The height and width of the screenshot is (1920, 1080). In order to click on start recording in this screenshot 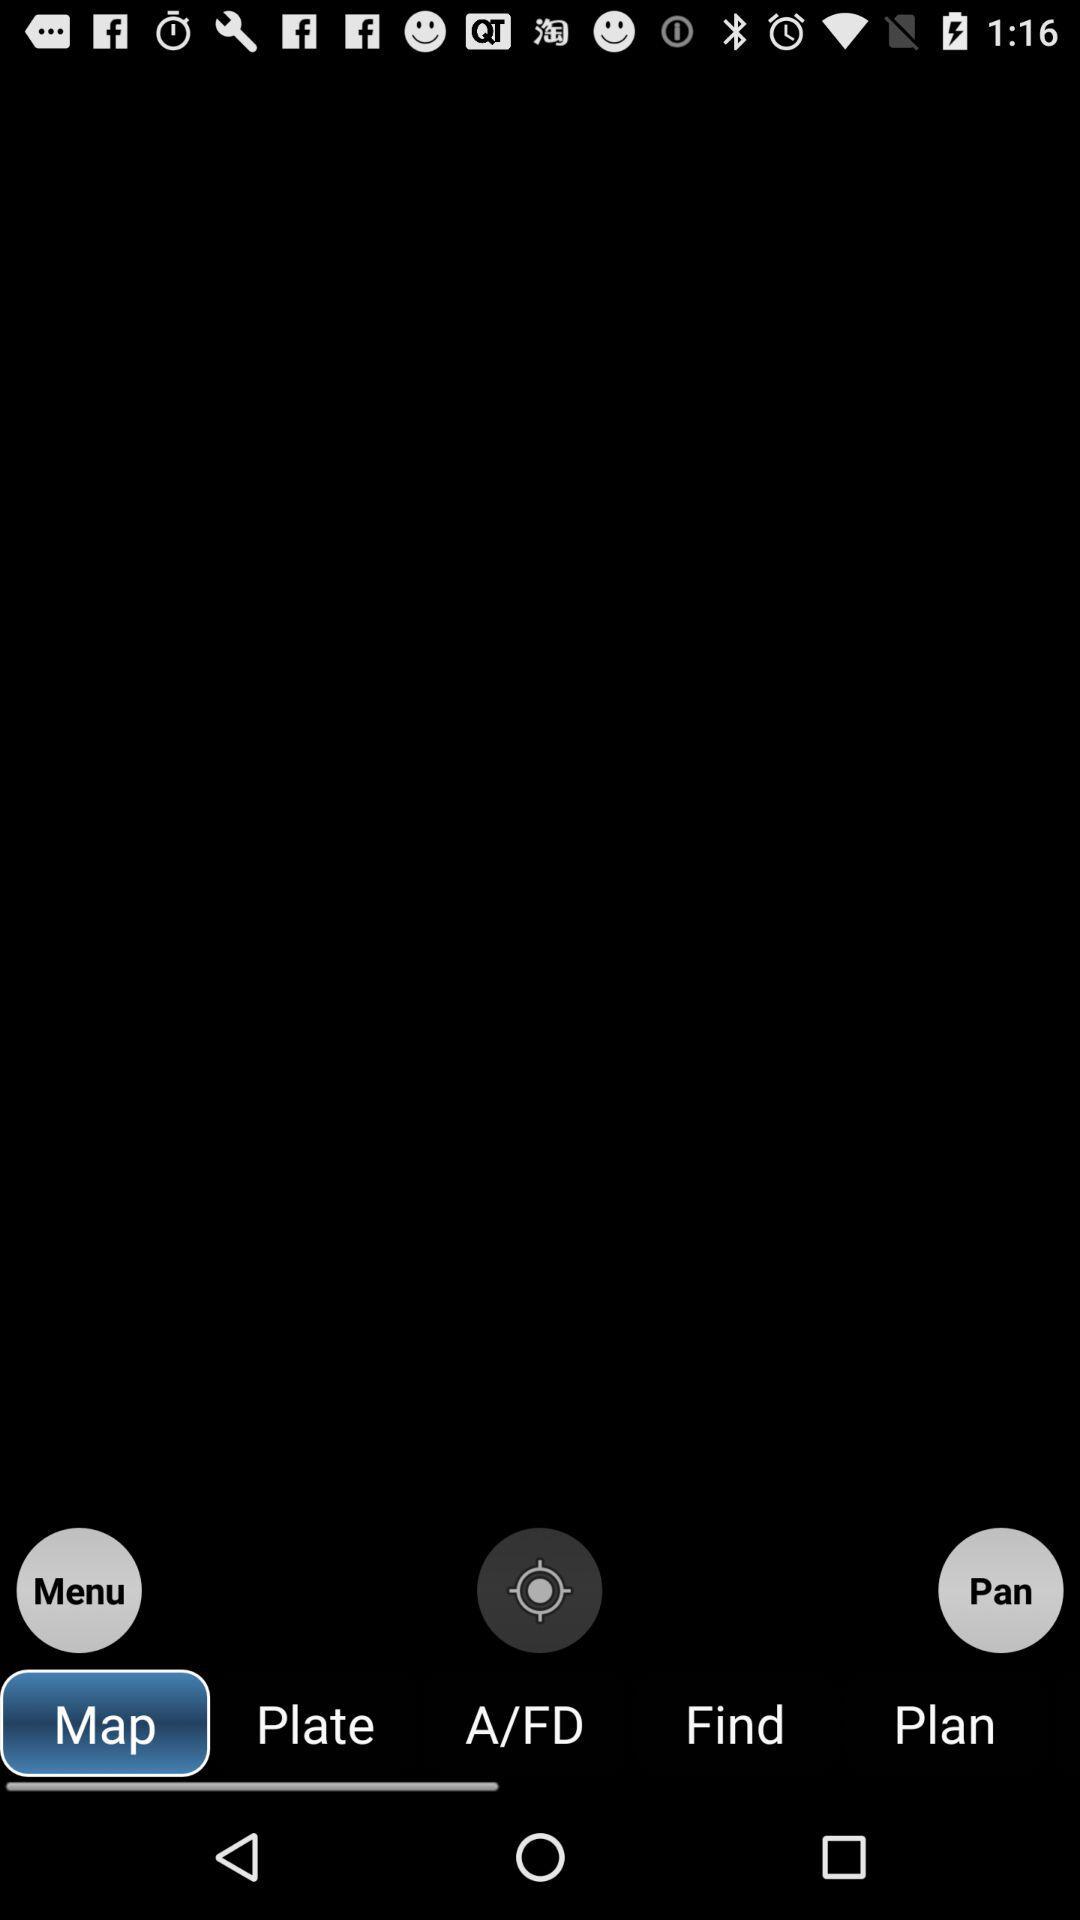, I will do `click(538, 1589)`.